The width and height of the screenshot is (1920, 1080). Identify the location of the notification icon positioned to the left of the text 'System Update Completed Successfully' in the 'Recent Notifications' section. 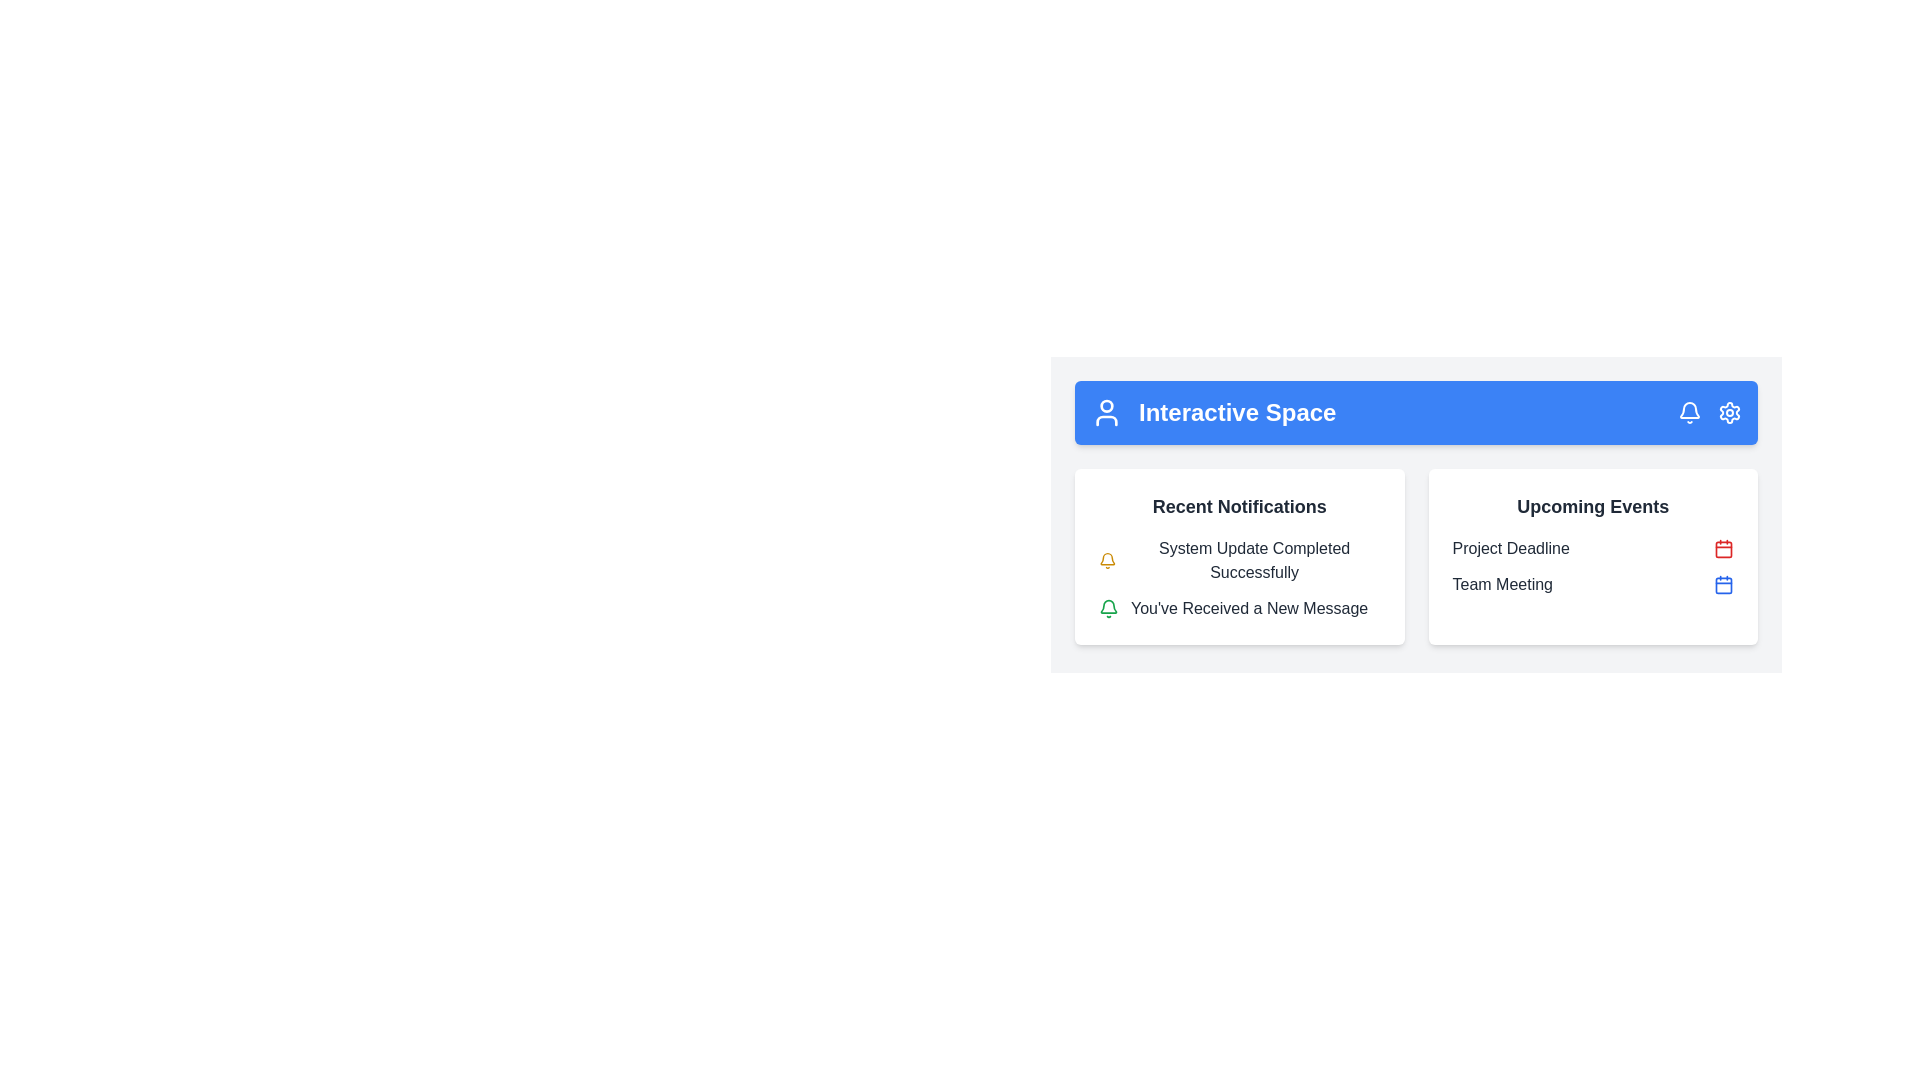
(1106, 560).